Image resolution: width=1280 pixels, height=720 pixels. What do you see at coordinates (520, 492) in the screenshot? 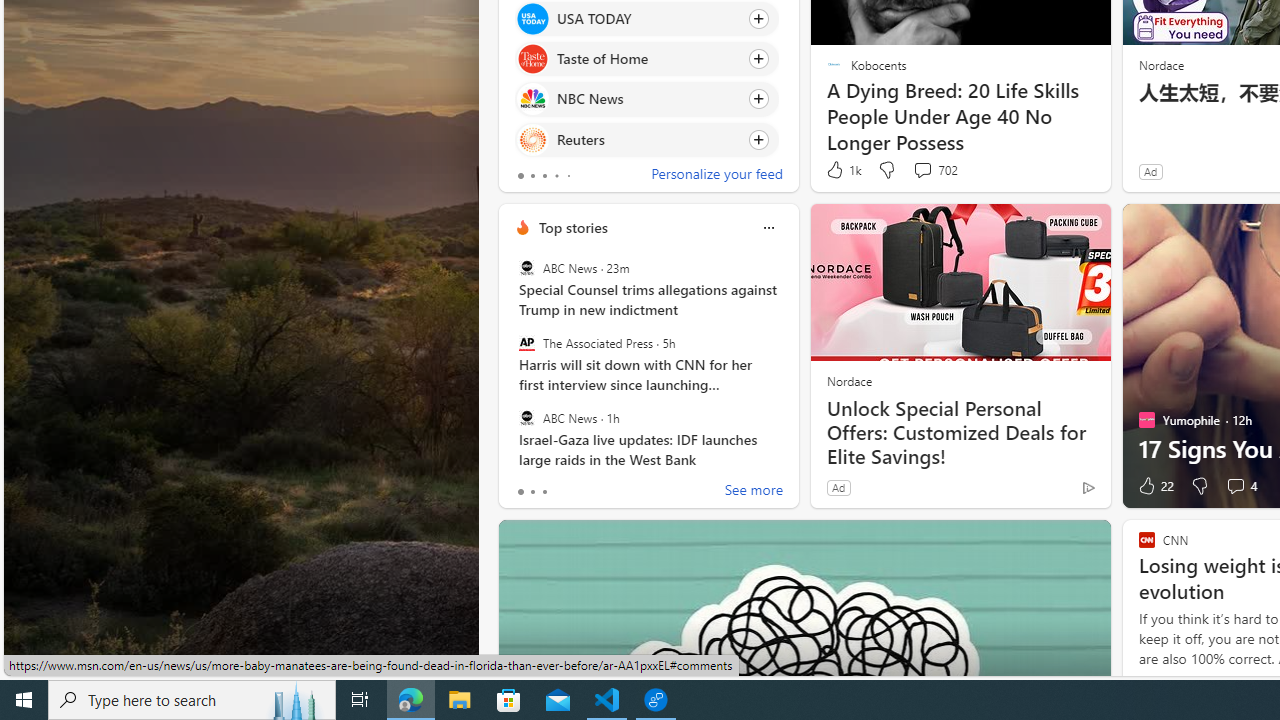
I see `'tab-0'` at bounding box center [520, 492].